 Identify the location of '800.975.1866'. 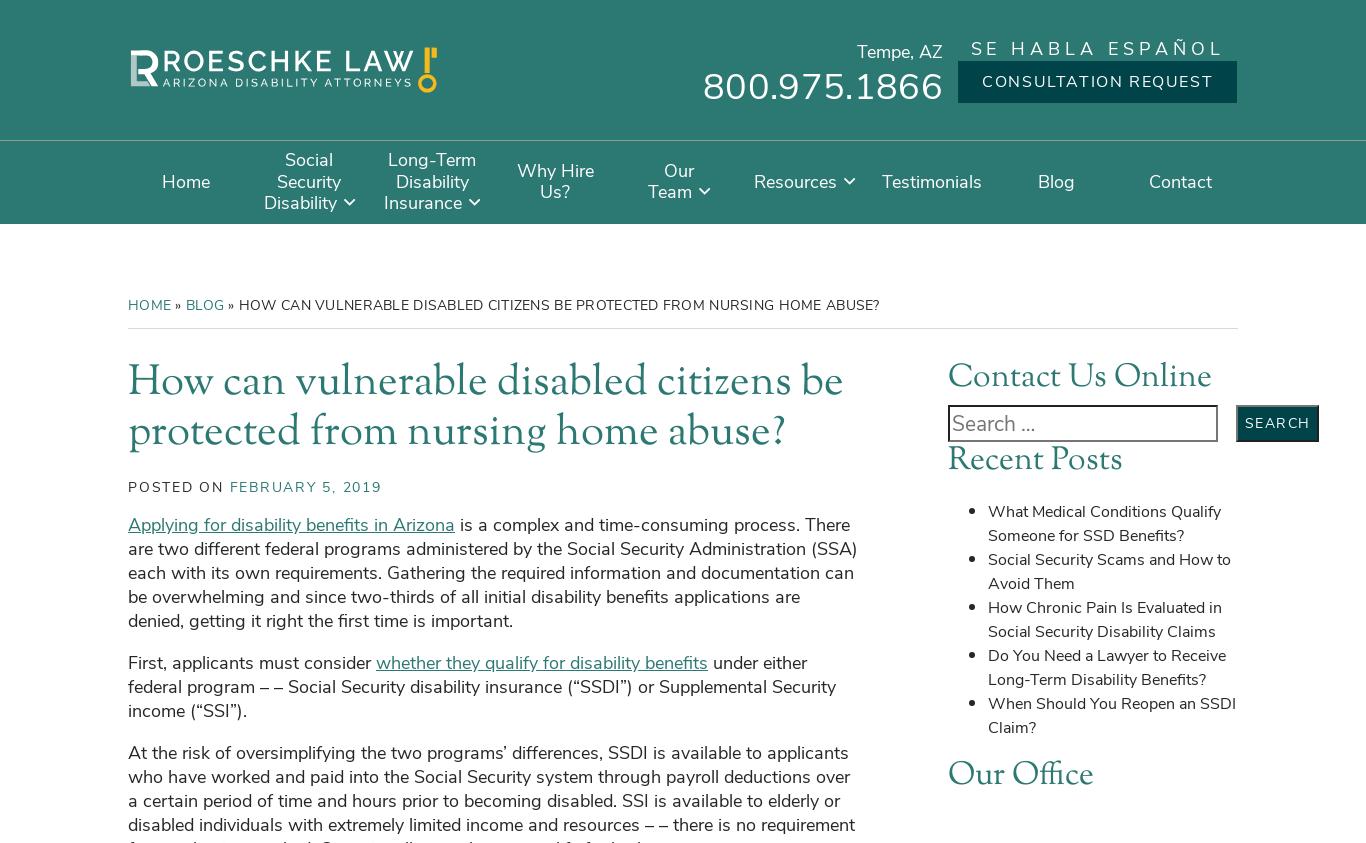
(821, 86).